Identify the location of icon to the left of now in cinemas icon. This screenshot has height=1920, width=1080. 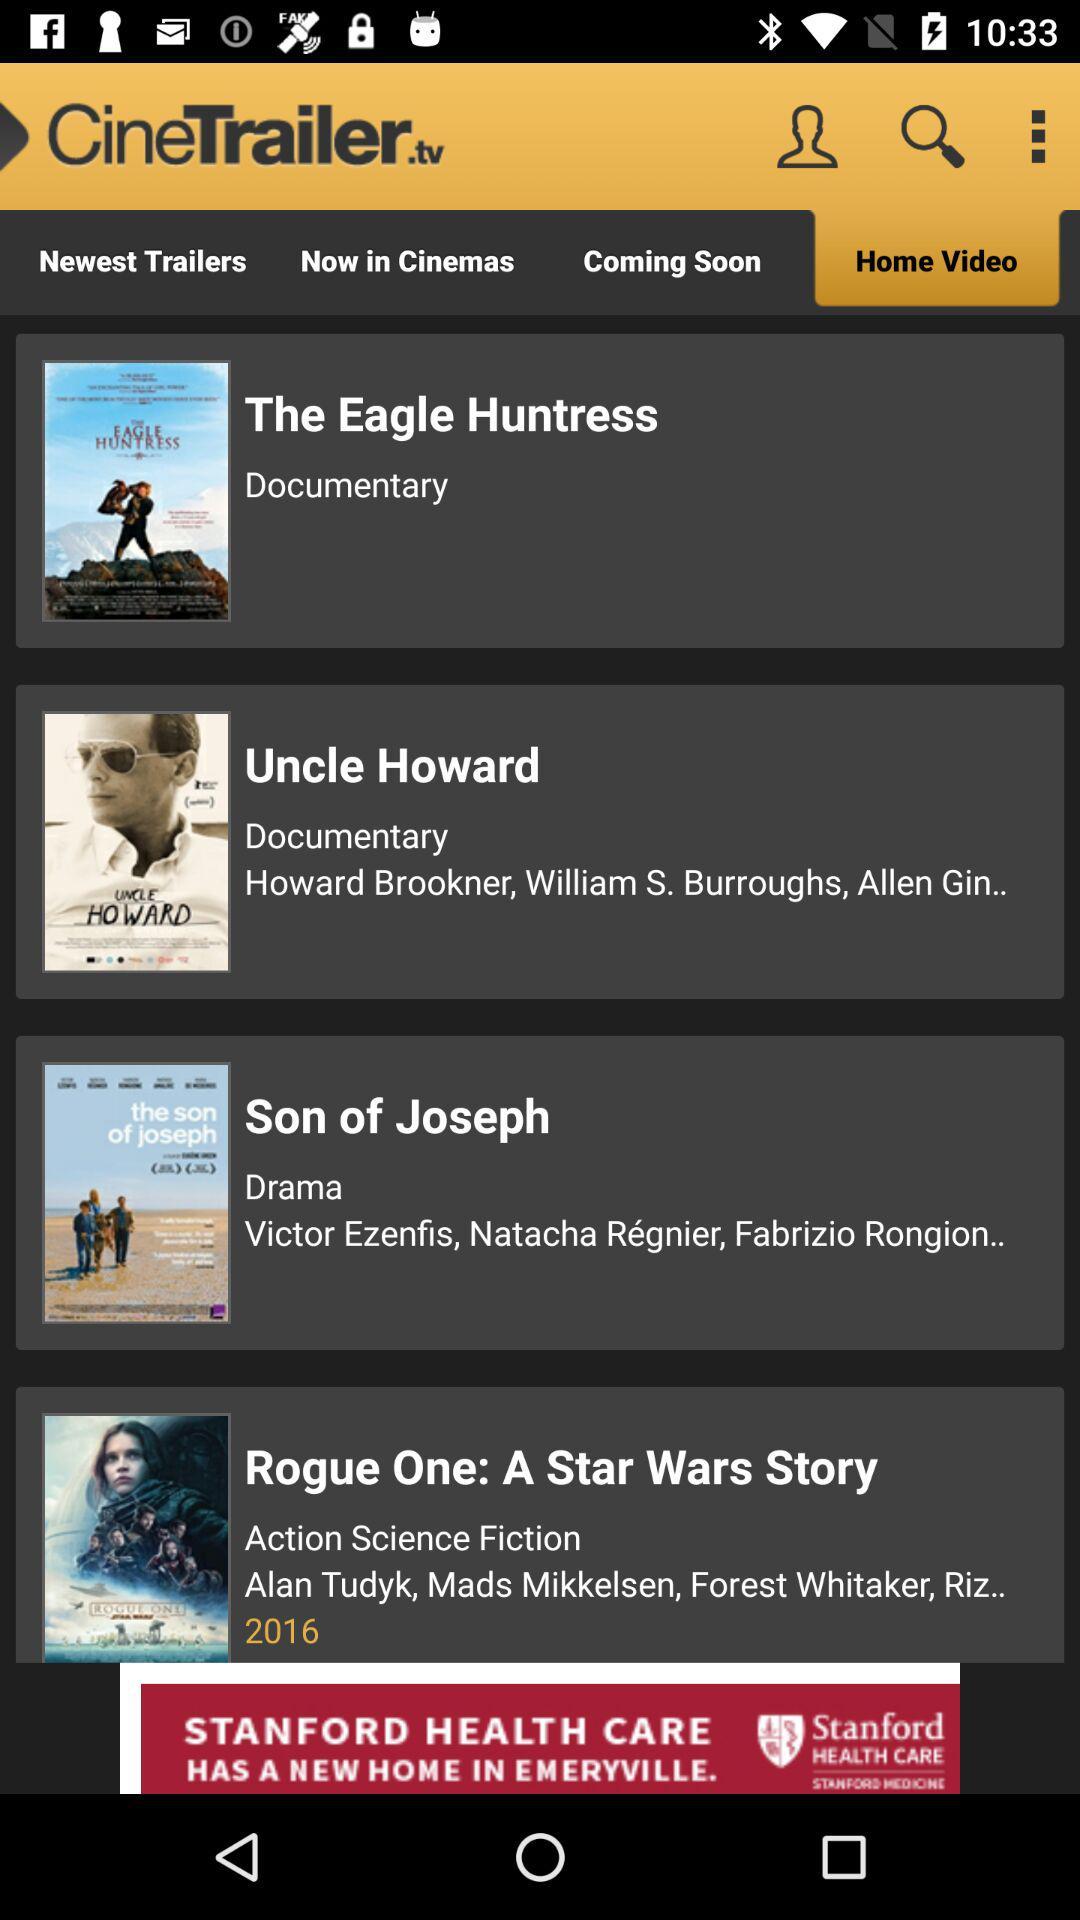
(141, 261).